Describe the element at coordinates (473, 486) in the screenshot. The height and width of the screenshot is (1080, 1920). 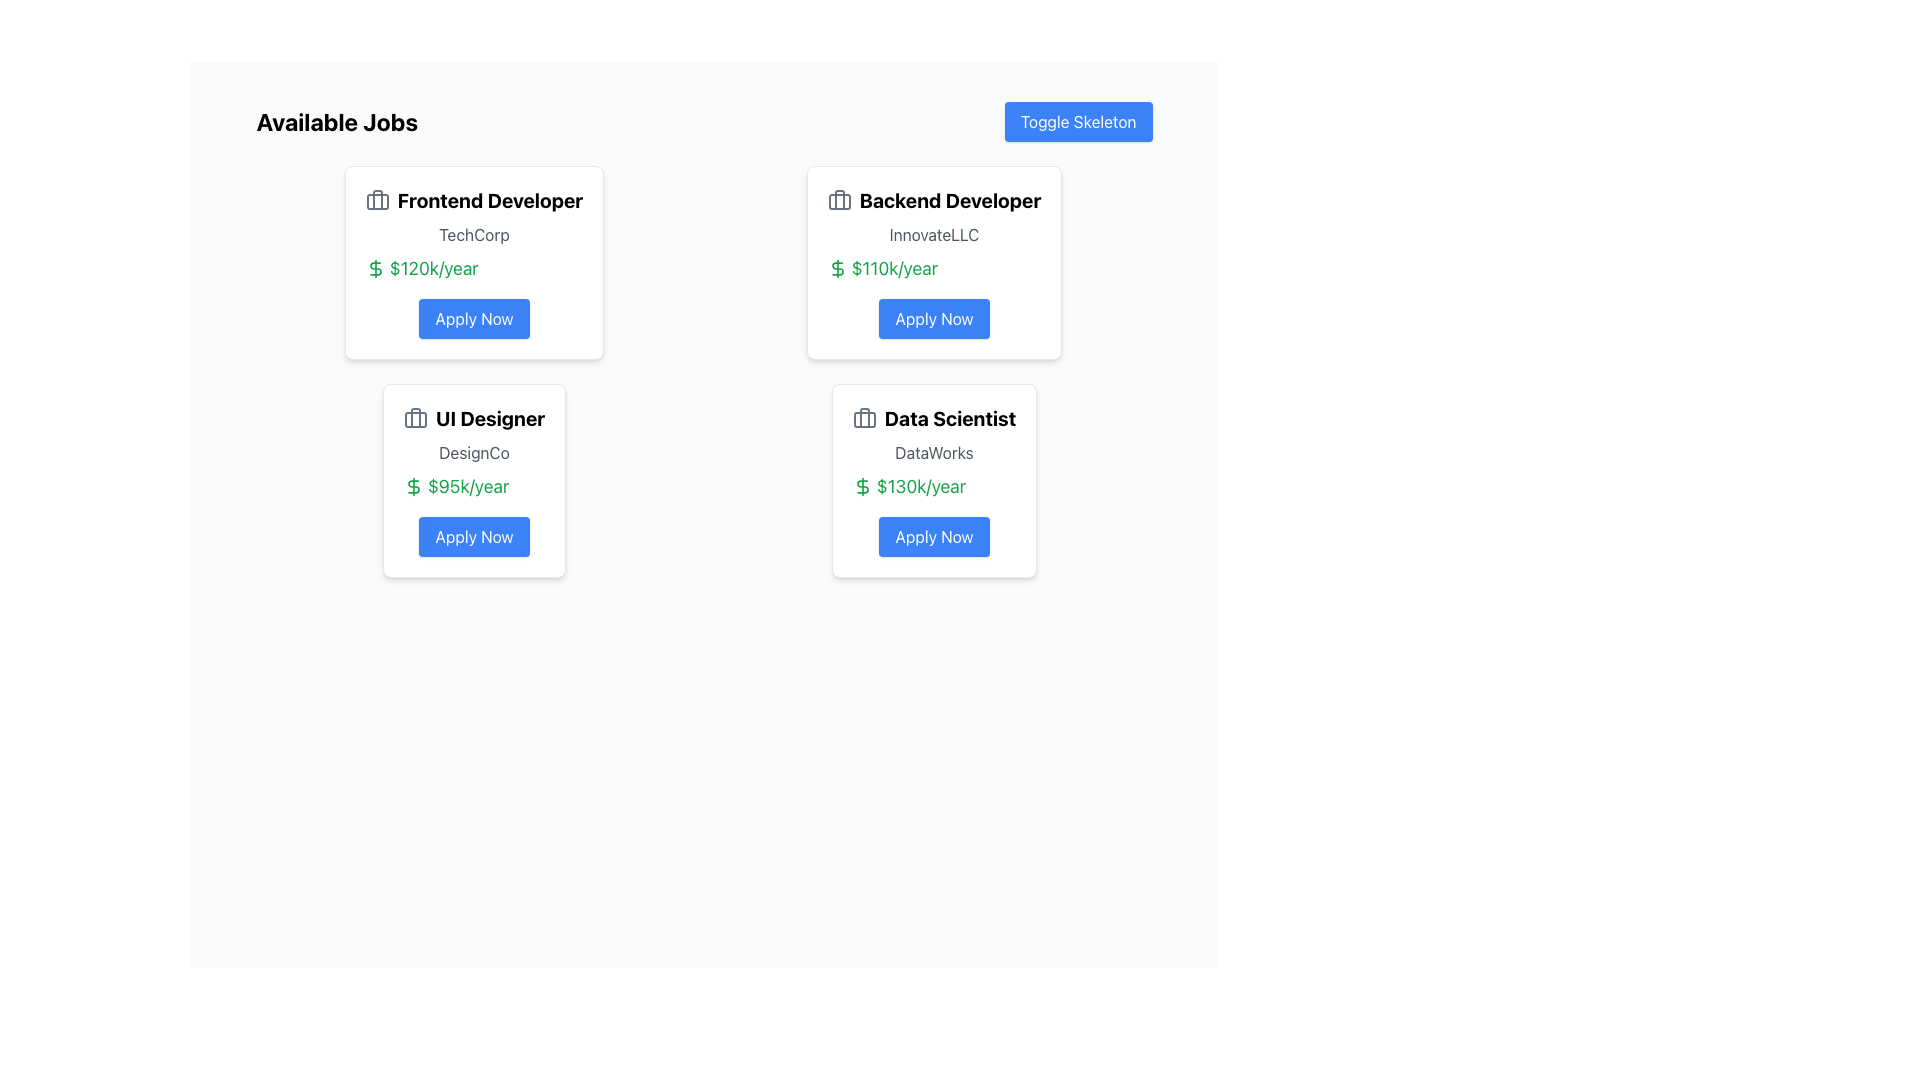
I see `salary information displayed in the second card under the job title 'UI Designer' at 'DesignCo', located above the 'Apply Now' button` at that location.